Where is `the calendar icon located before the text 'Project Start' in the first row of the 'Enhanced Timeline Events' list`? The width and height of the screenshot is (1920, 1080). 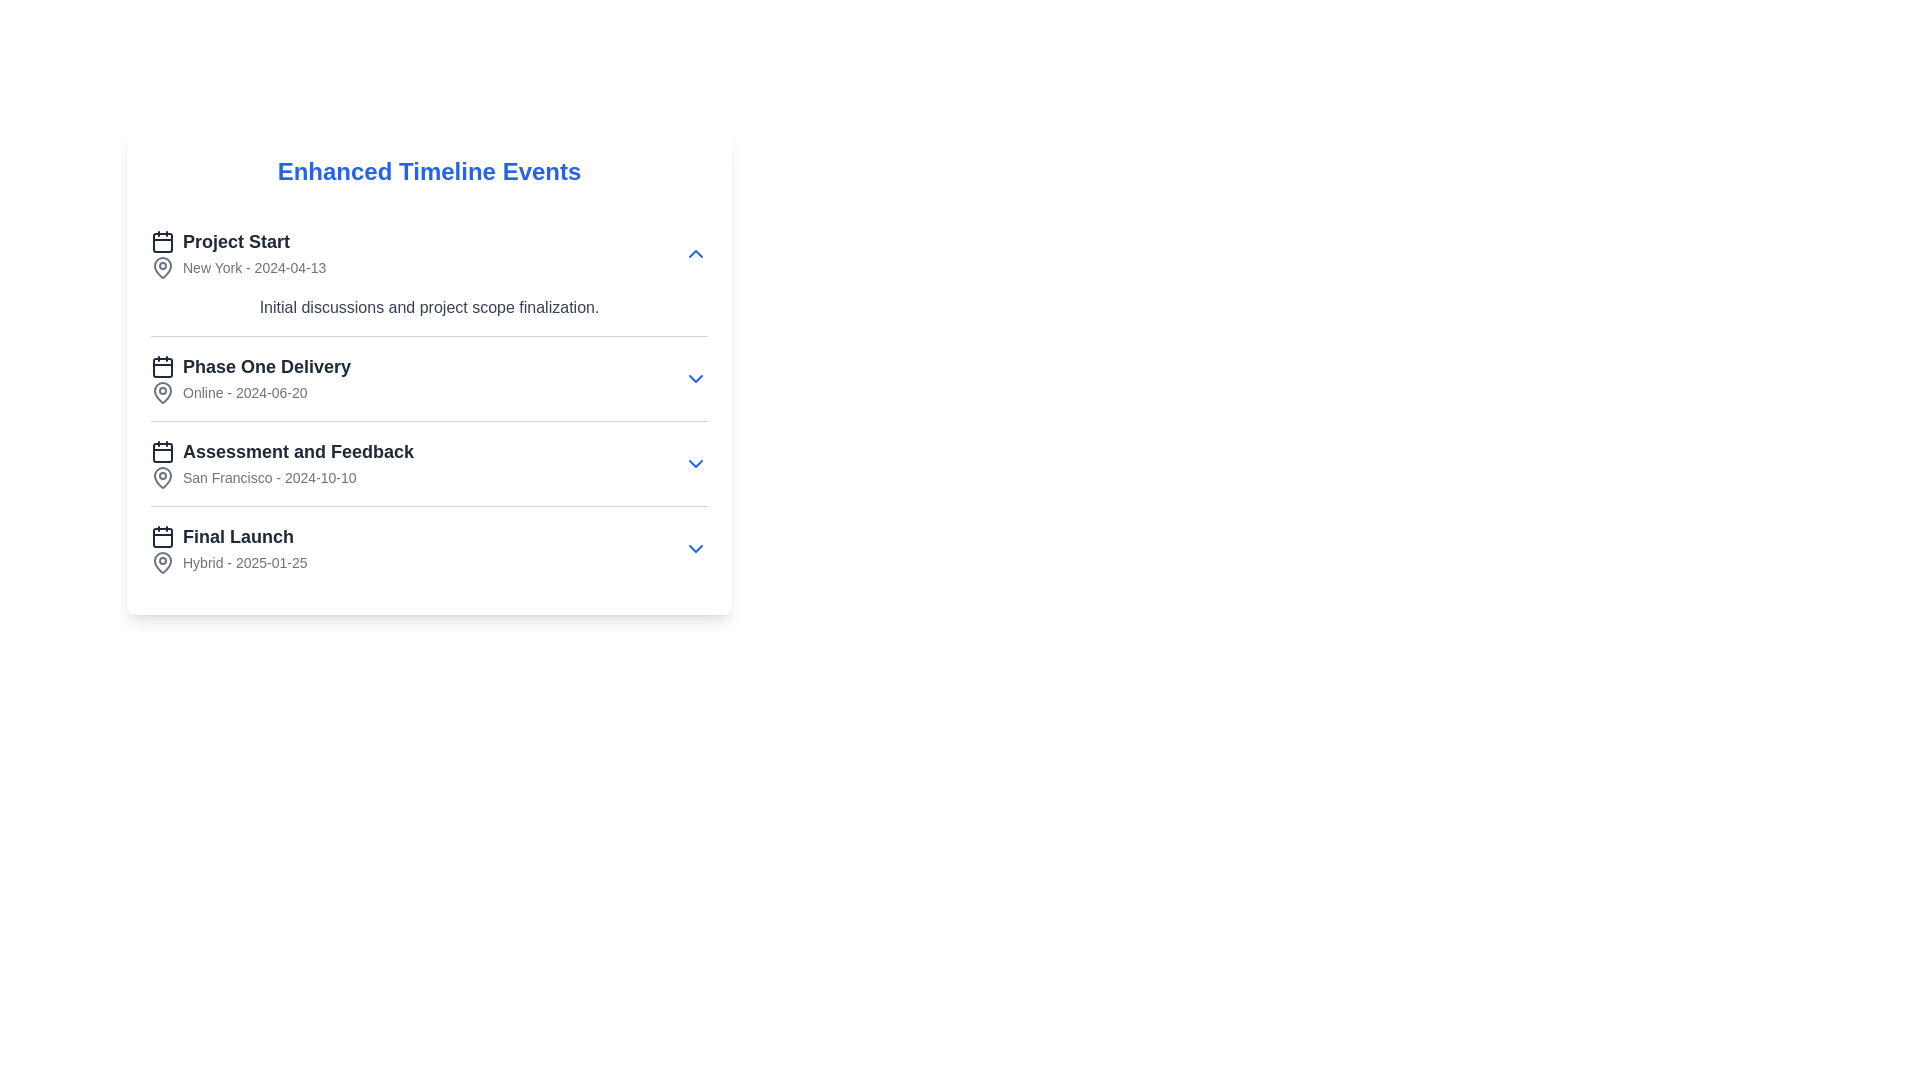 the calendar icon located before the text 'Project Start' in the first row of the 'Enhanced Timeline Events' list is located at coordinates (163, 241).